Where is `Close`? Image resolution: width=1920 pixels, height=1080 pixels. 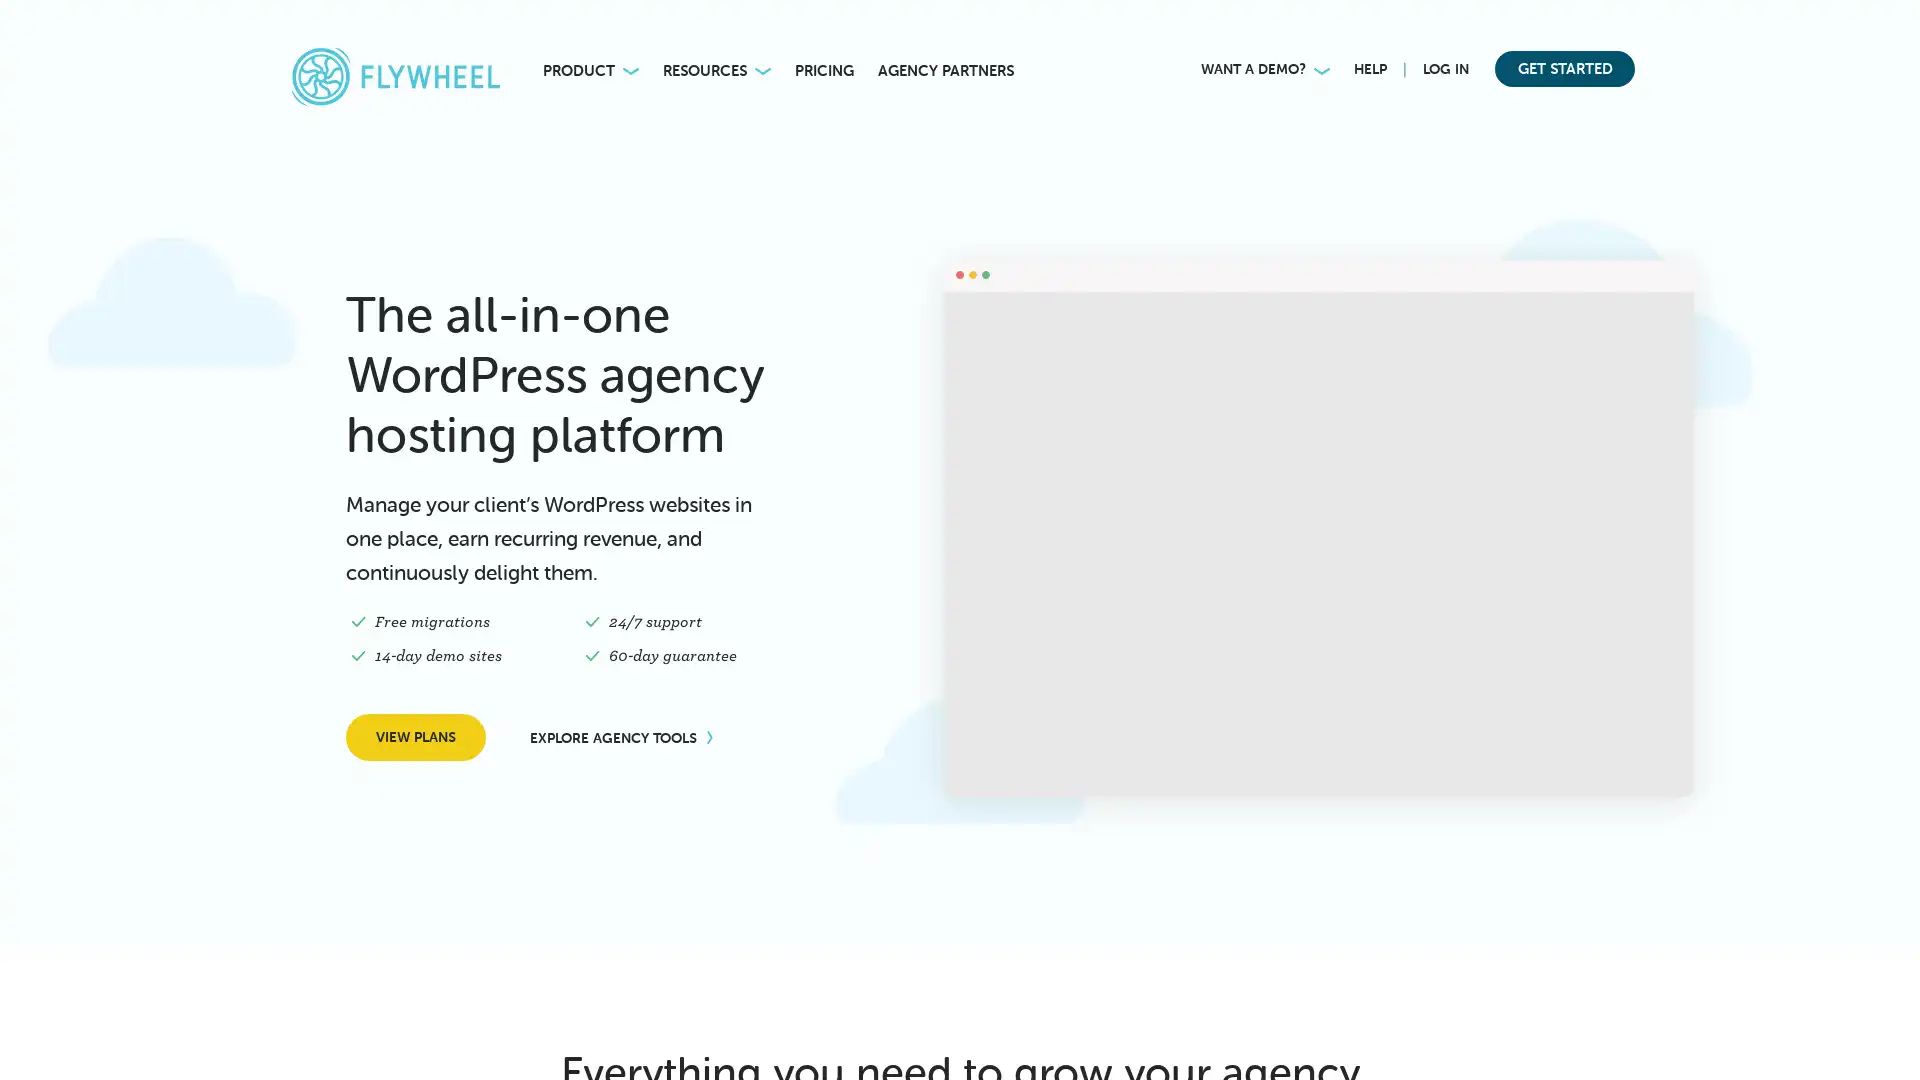
Close is located at coordinates (1890, 25).